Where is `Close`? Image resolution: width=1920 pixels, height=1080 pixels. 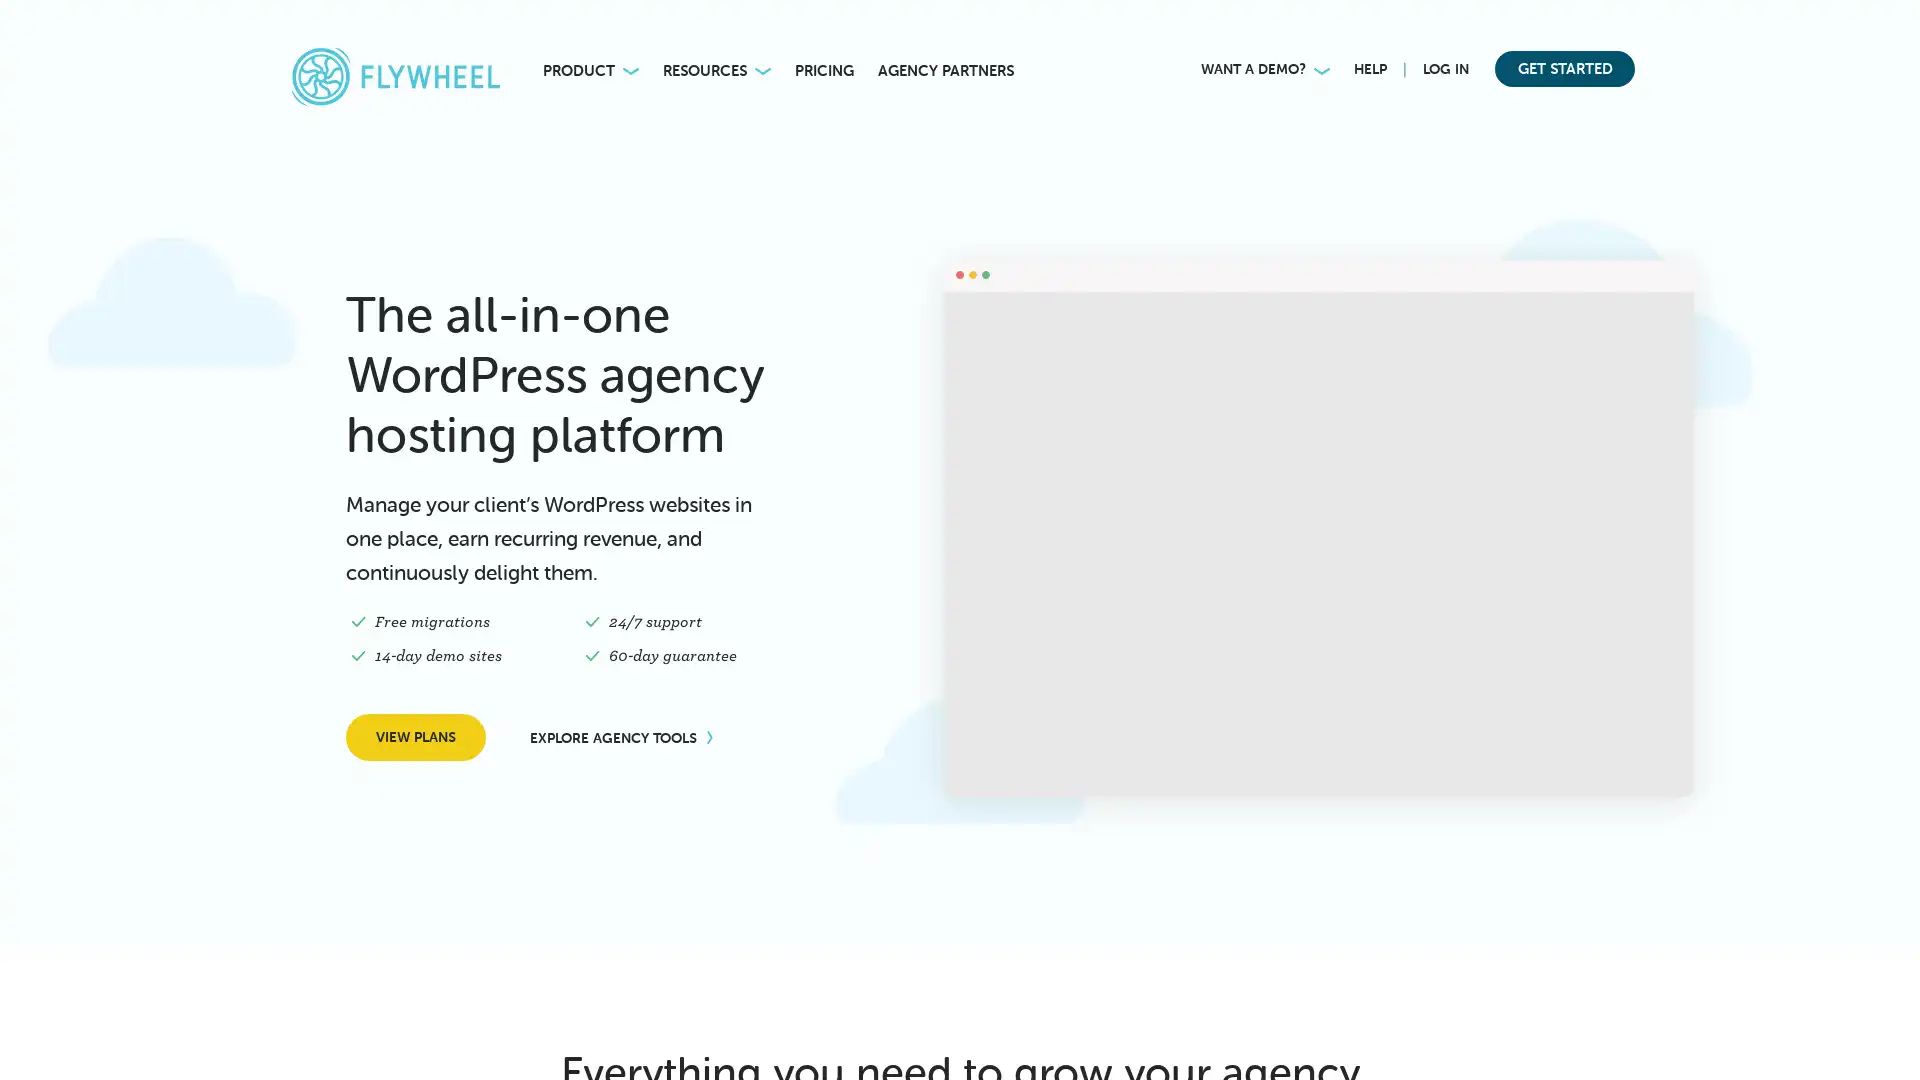
Close is located at coordinates (1890, 25).